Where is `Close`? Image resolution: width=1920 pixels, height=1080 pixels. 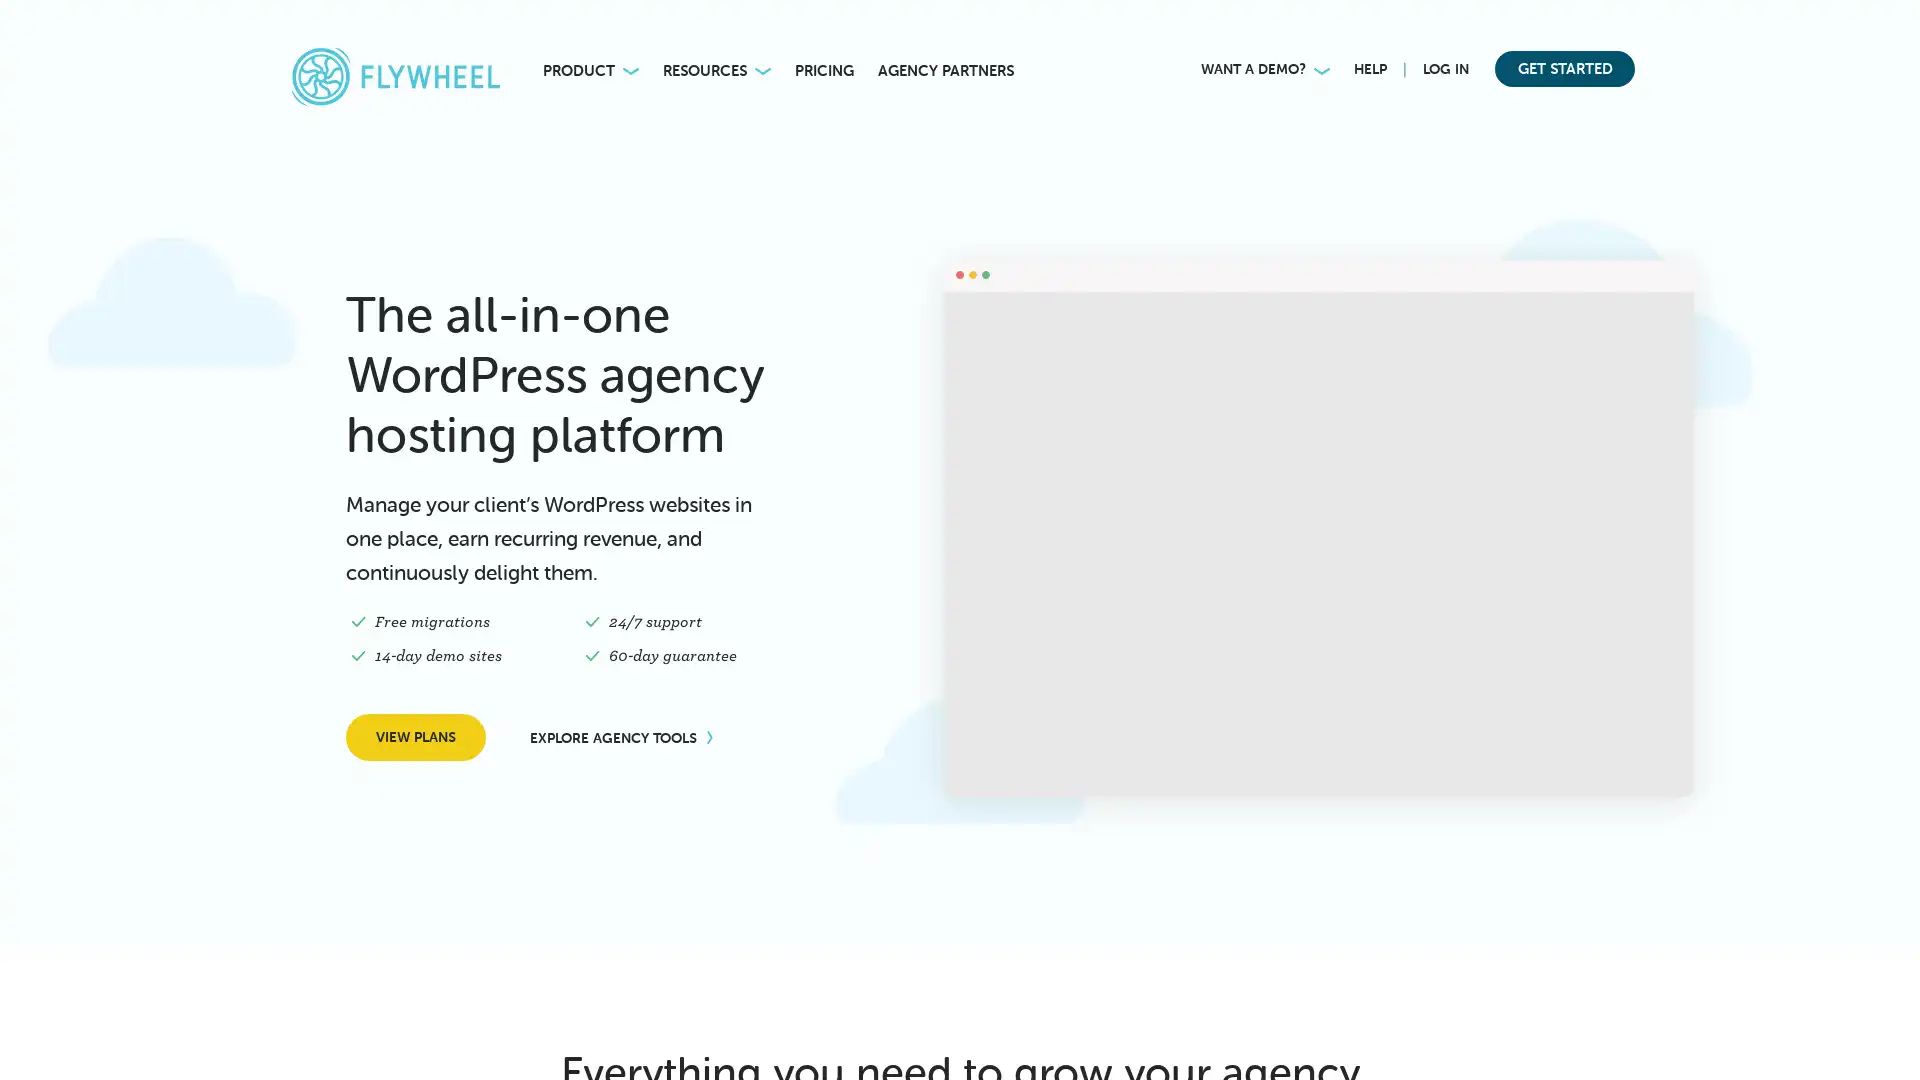
Close is located at coordinates (1890, 25).